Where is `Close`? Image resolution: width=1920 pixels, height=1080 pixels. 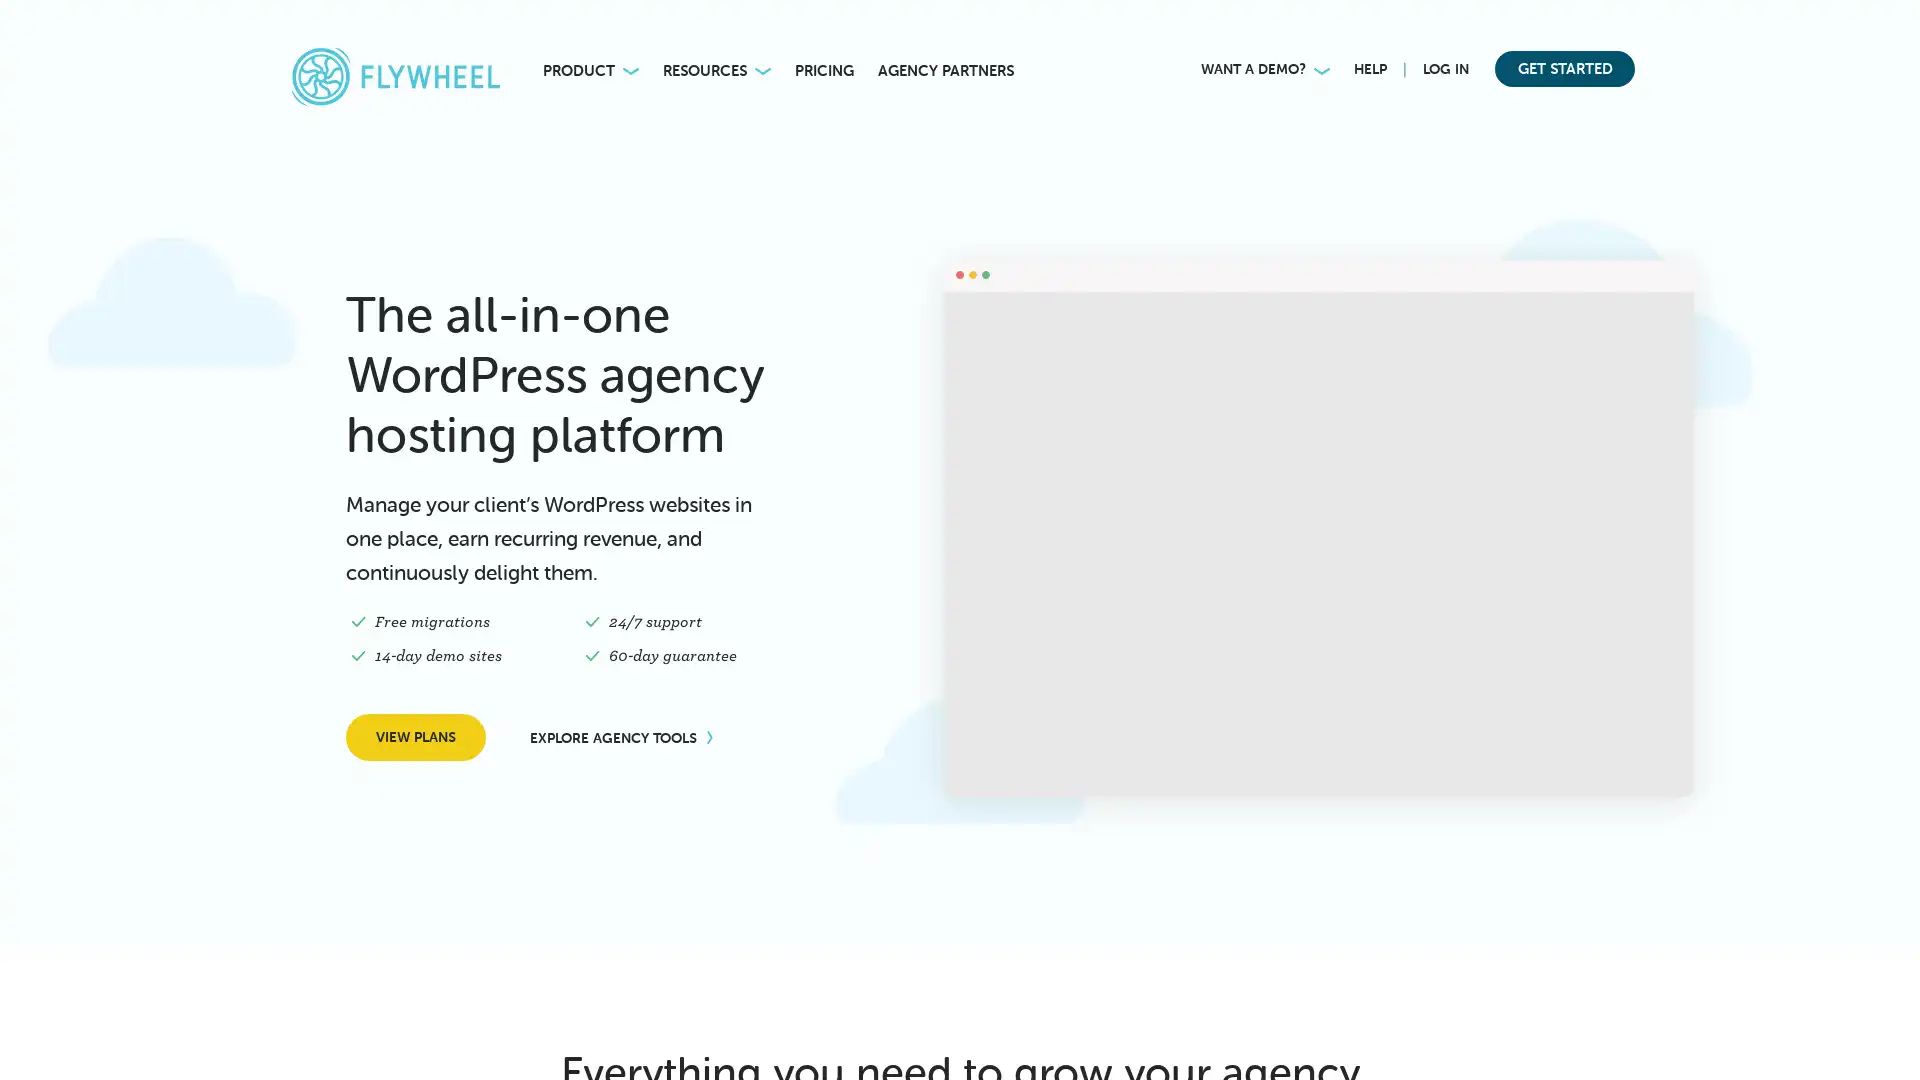
Close is located at coordinates (1890, 25).